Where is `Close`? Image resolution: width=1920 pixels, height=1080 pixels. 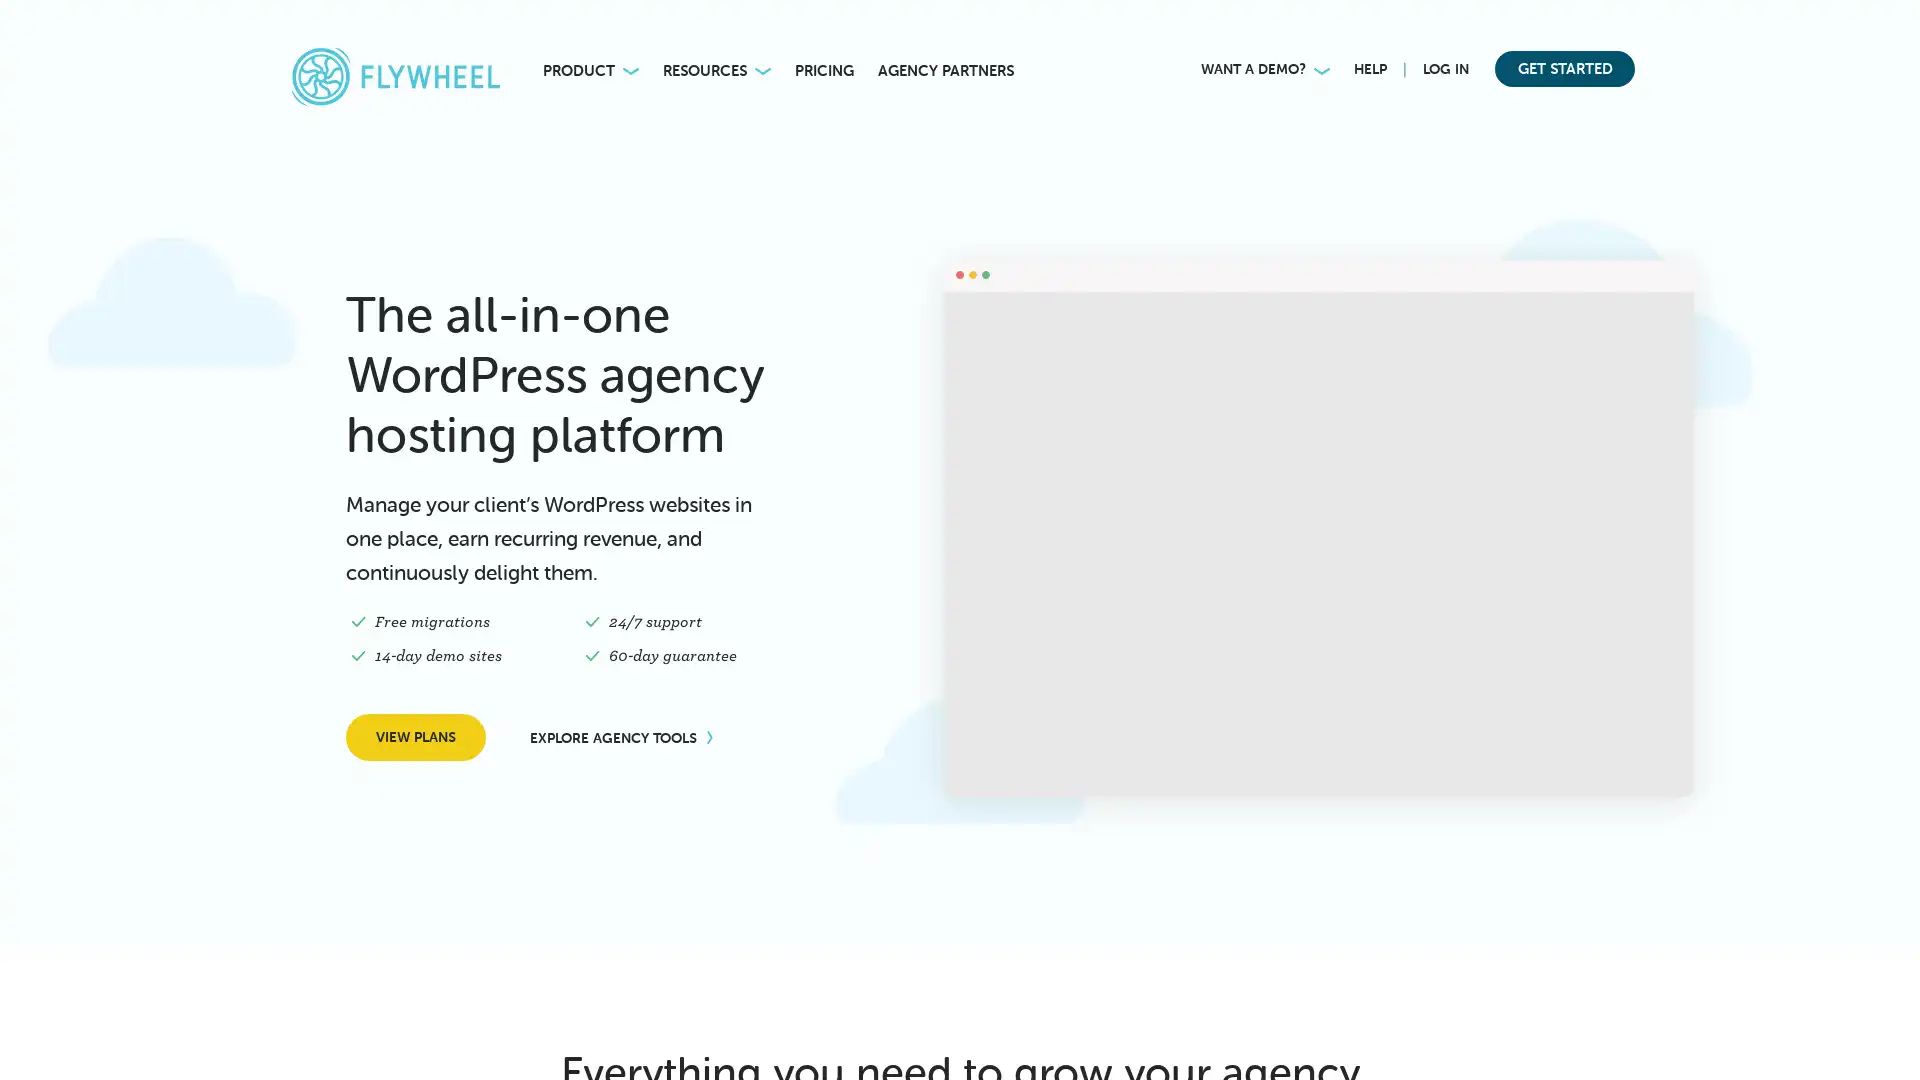
Close is located at coordinates (1890, 25).